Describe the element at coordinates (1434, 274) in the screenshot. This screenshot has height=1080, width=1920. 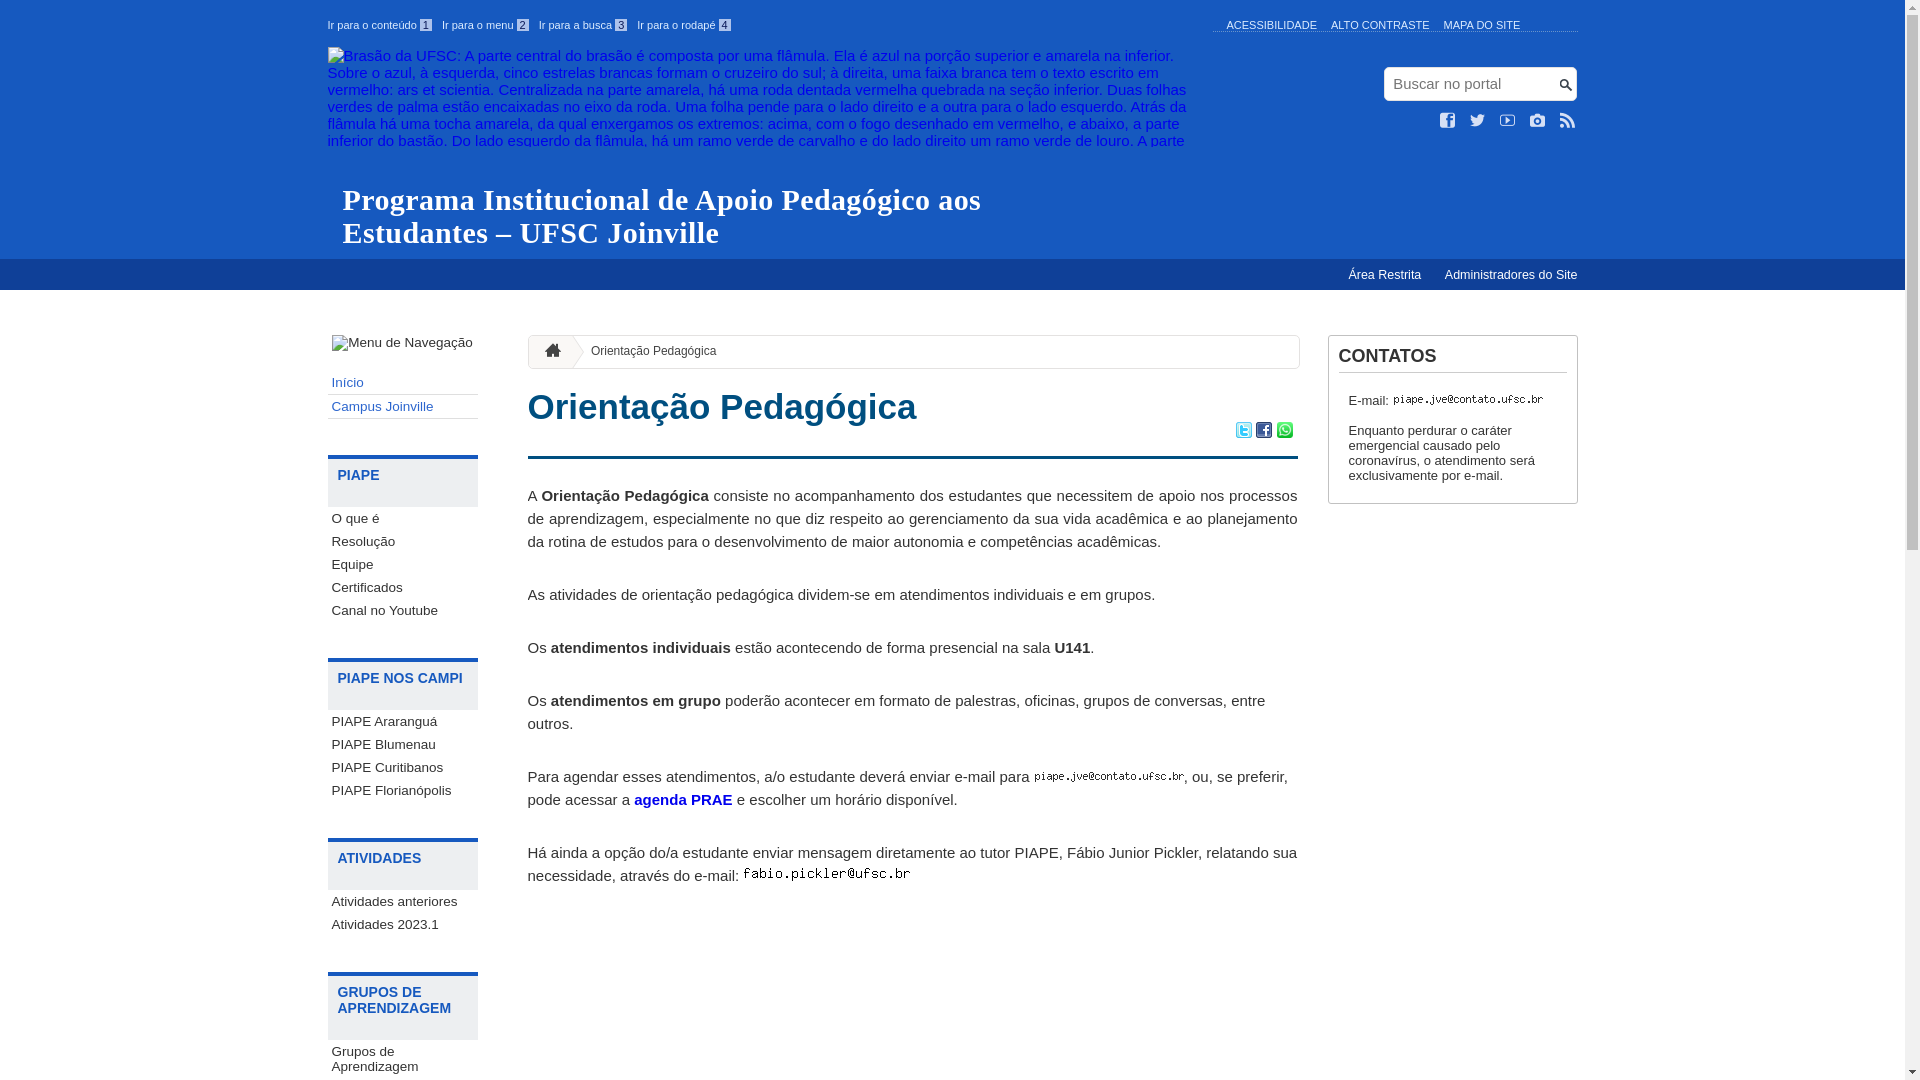
I see `'Administradores do Site'` at that location.